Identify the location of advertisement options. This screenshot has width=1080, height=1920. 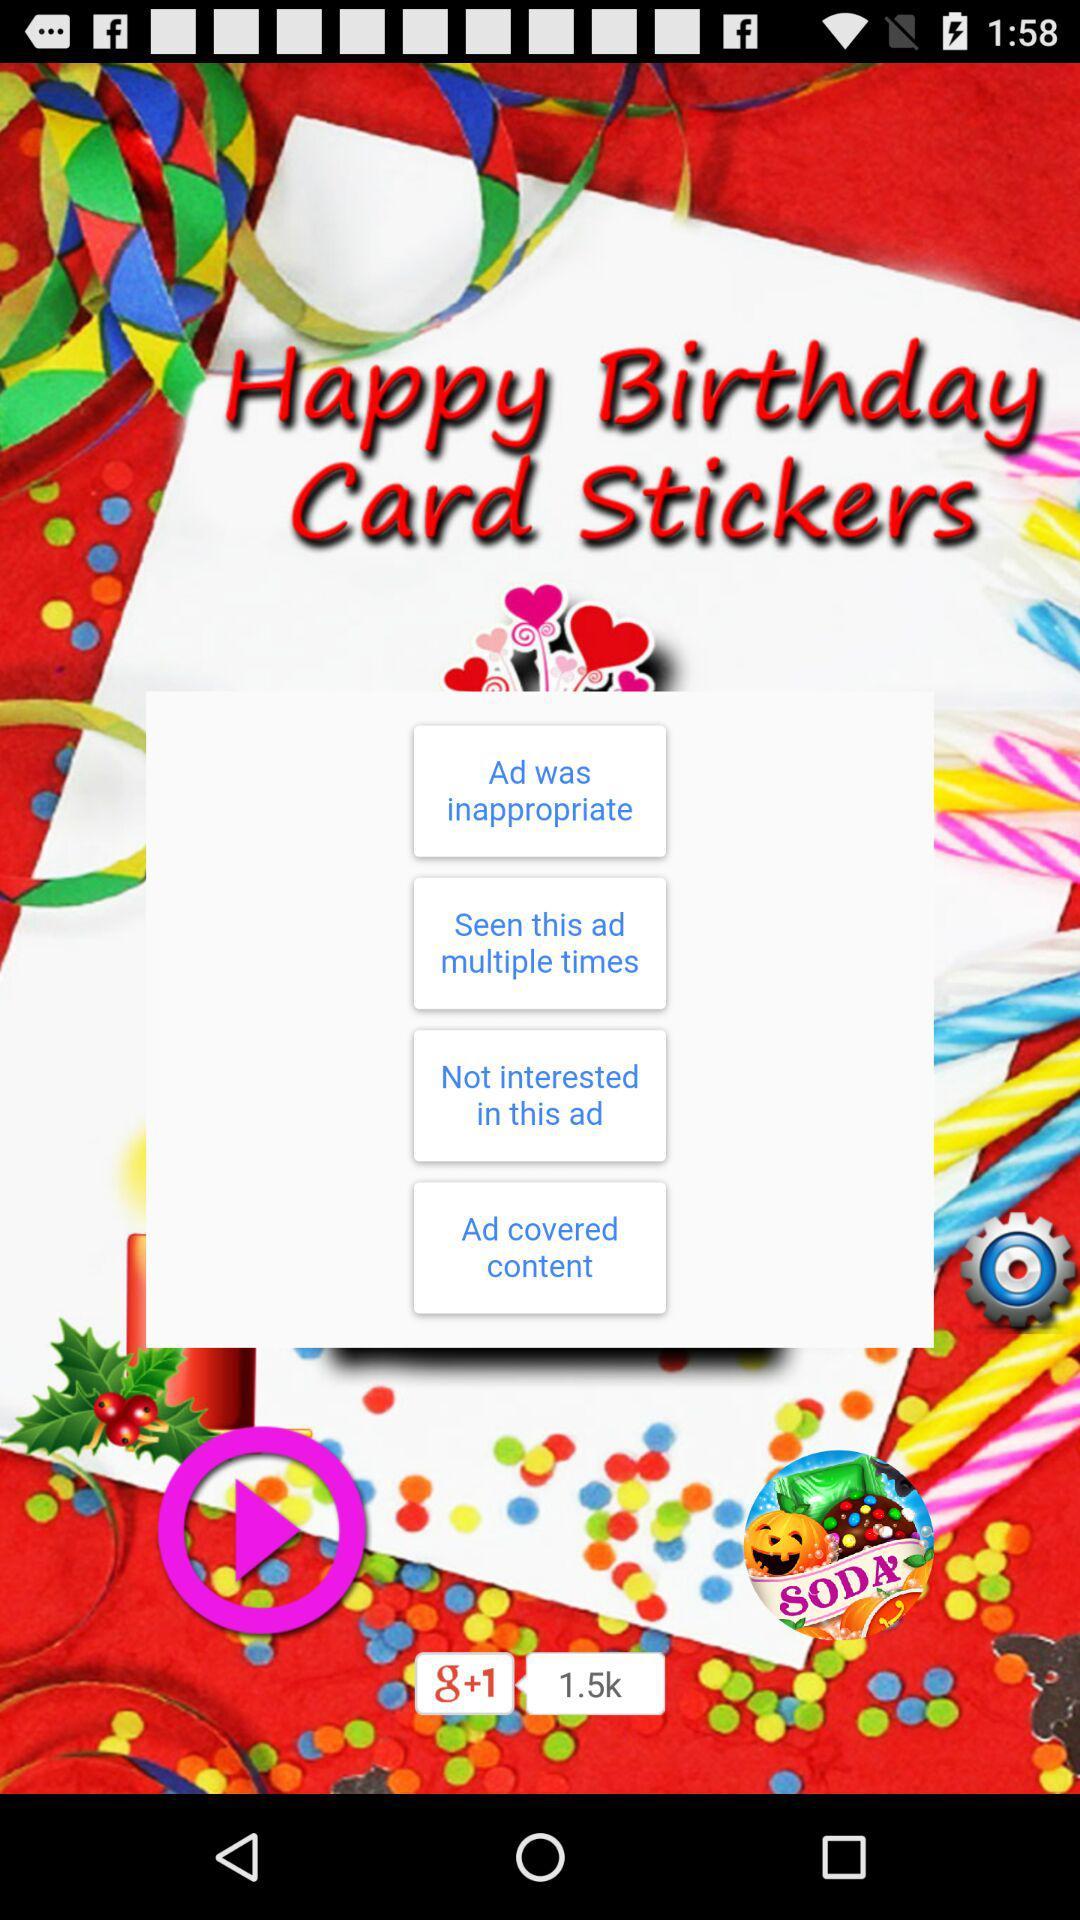
(540, 1019).